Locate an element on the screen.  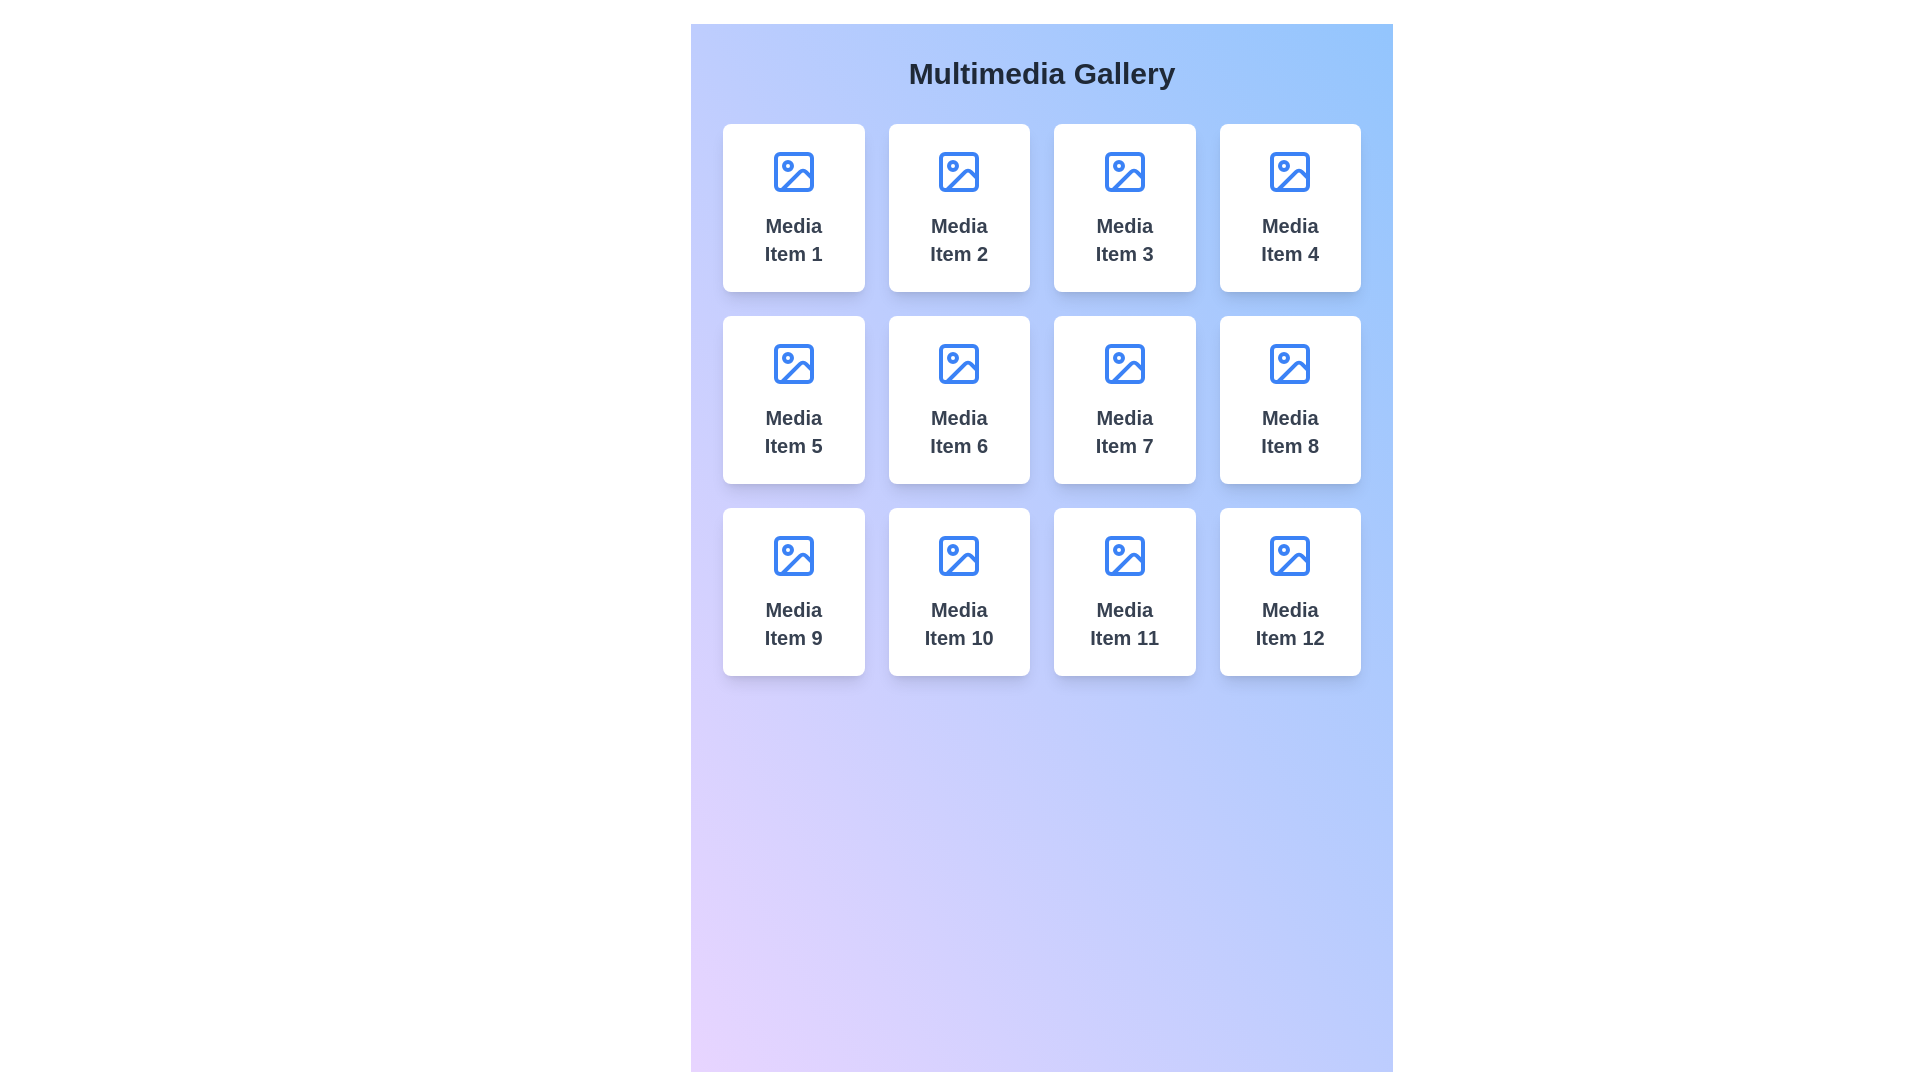
the large rectangle forming the base of the icon in the last slot of the media gallery's third row, titled 'Media Item 12.' is located at coordinates (1290, 555).